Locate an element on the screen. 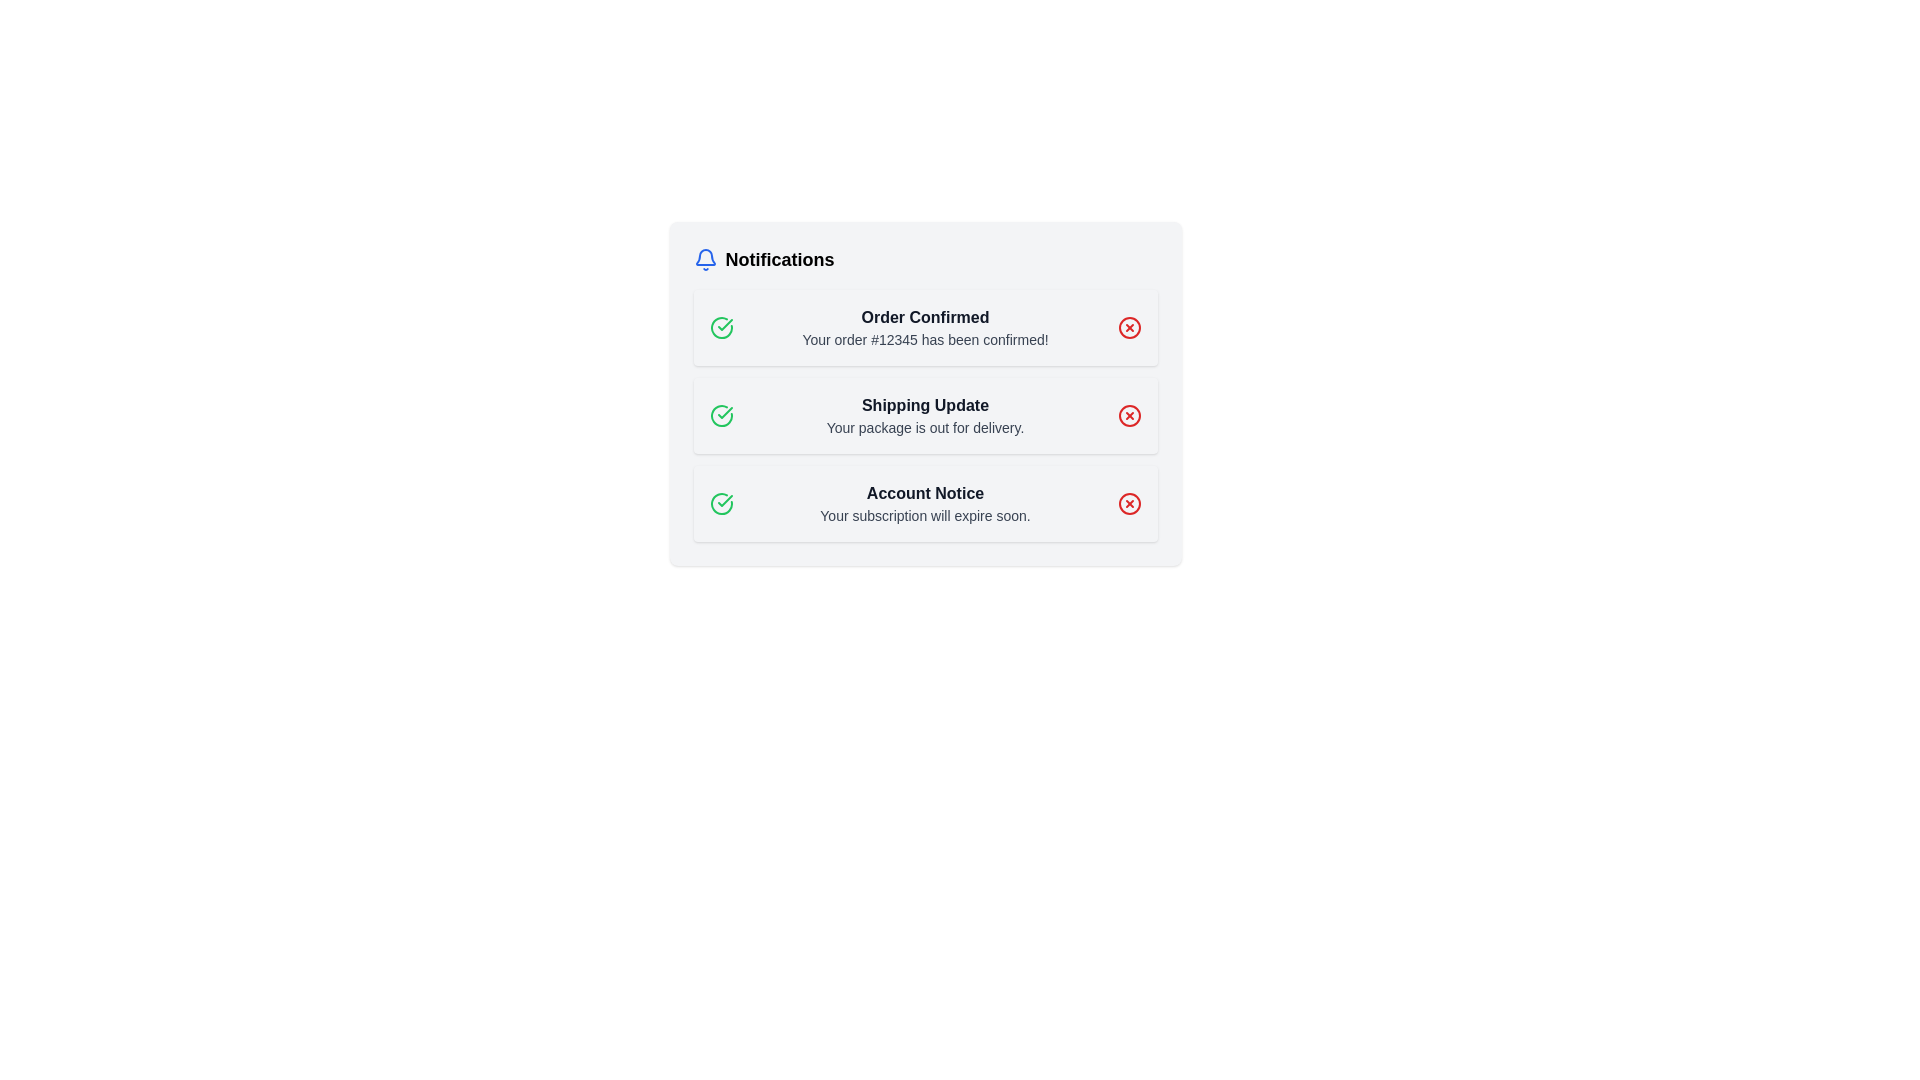 This screenshot has height=1080, width=1920. warning or informational message related to the user's subscription status displayed as static text below 'Account Notice' in the third notification card under the 'Notifications' section is located at coordinates (924, 515).